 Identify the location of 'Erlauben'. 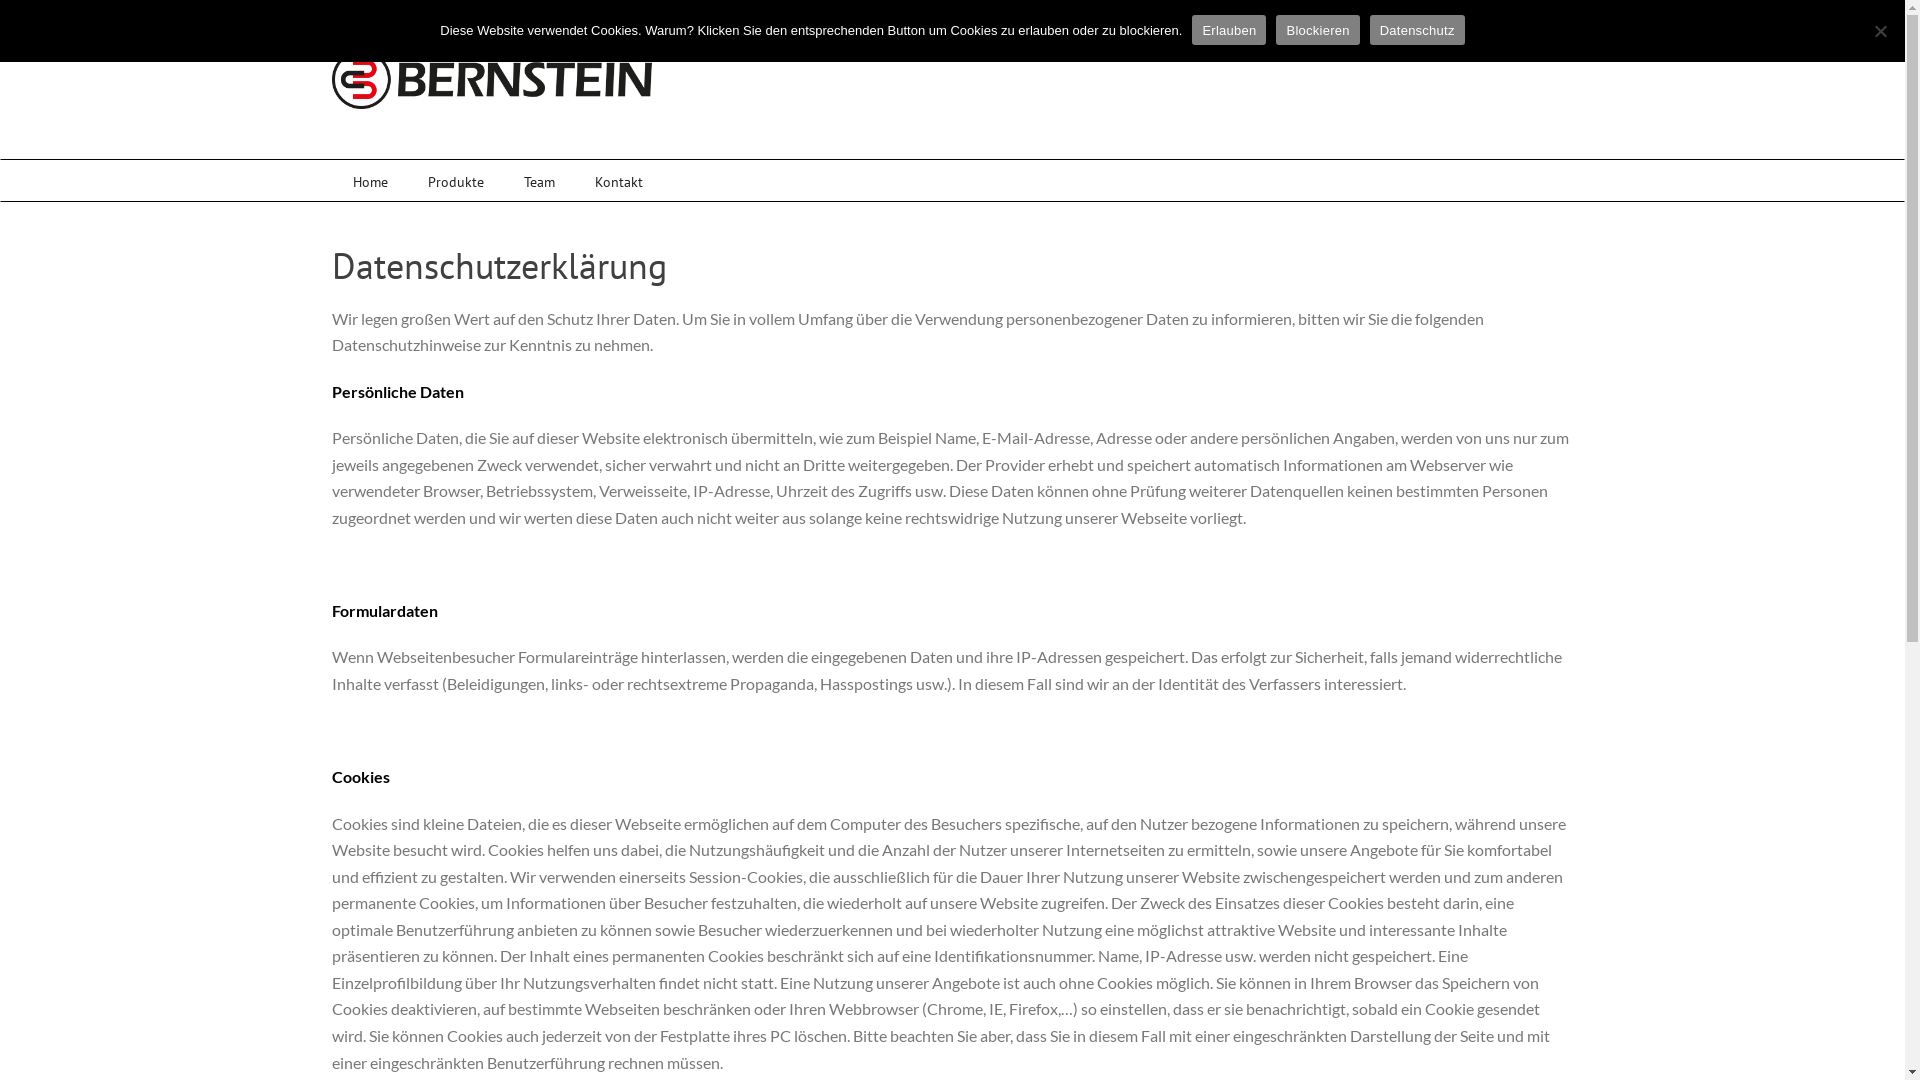
(1227, 30).